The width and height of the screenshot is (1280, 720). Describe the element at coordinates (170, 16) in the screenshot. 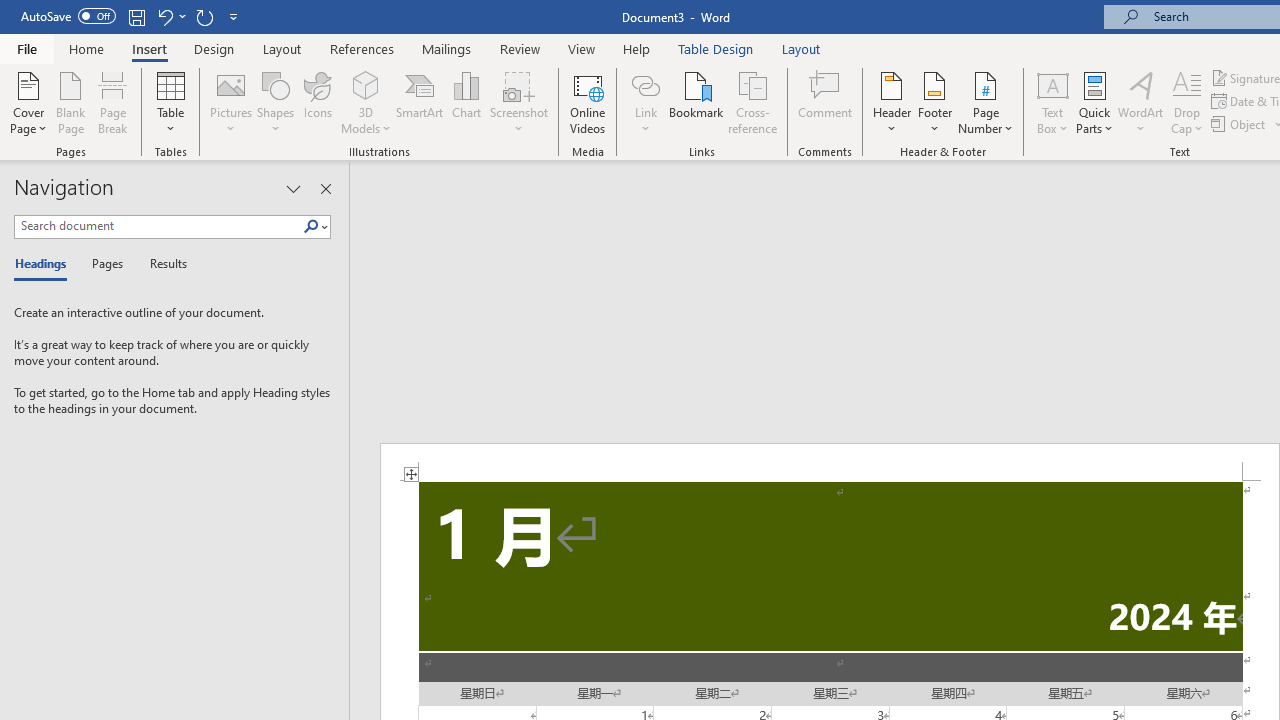

I see `'Undo Increase Indent'` at that location.